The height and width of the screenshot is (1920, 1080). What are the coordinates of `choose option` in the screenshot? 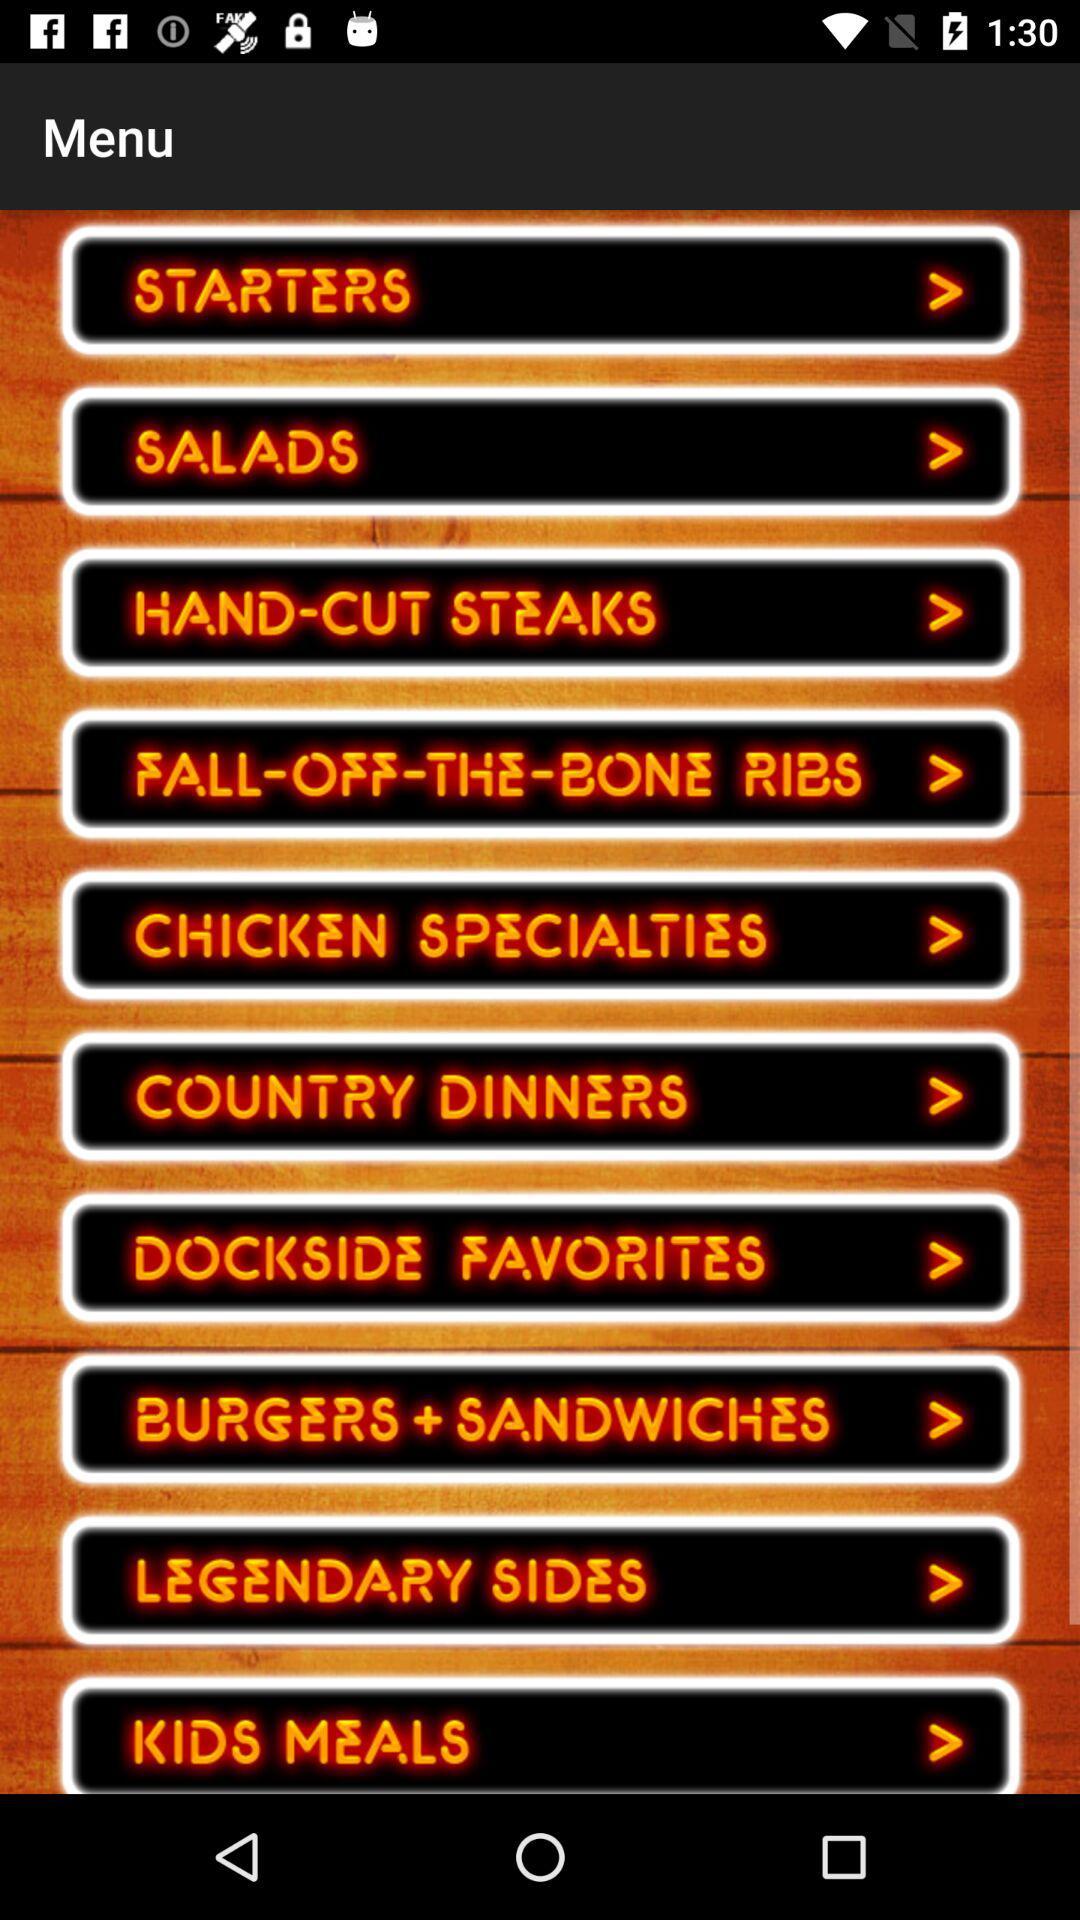 It's located at (540, 1257).